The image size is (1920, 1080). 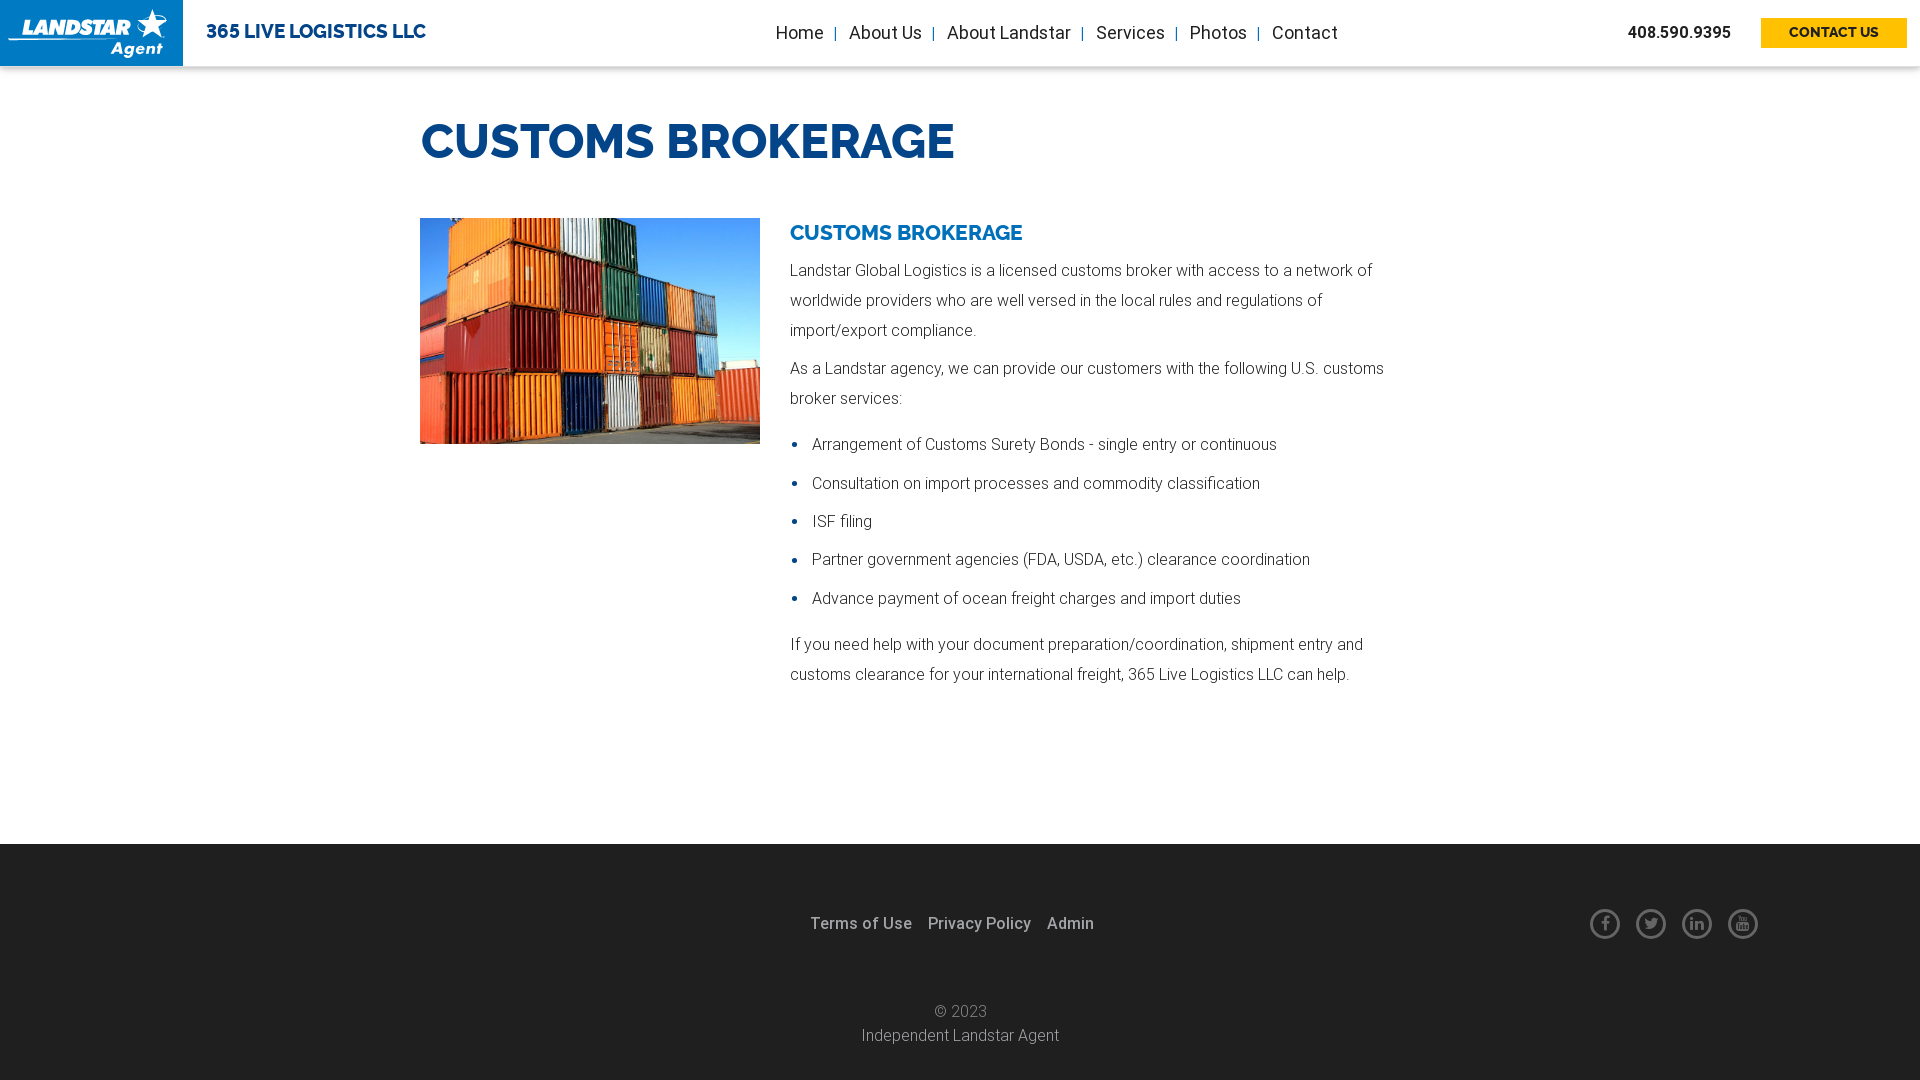 What do you see at coordinates (797, 32) in the screenshot?
I see `'Home'` at bounding box center [797, 32].